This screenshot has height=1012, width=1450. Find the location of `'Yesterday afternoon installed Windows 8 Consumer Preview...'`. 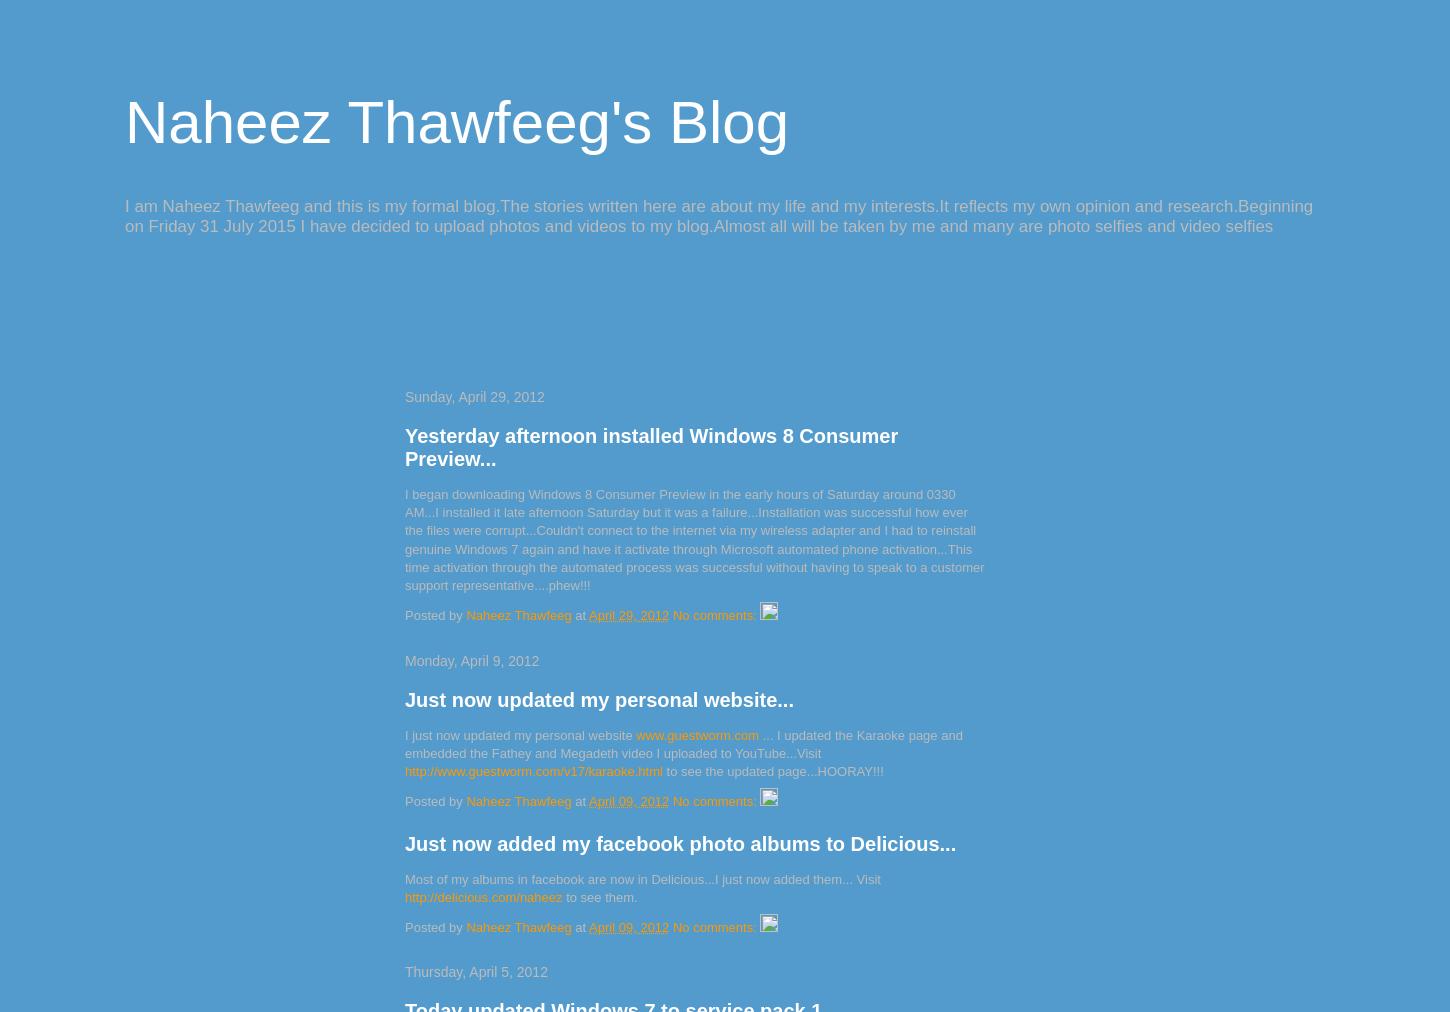

'Yesterday afternoon installed Windows 8 Consumer Preview...' is located at coordinates (650, 446).